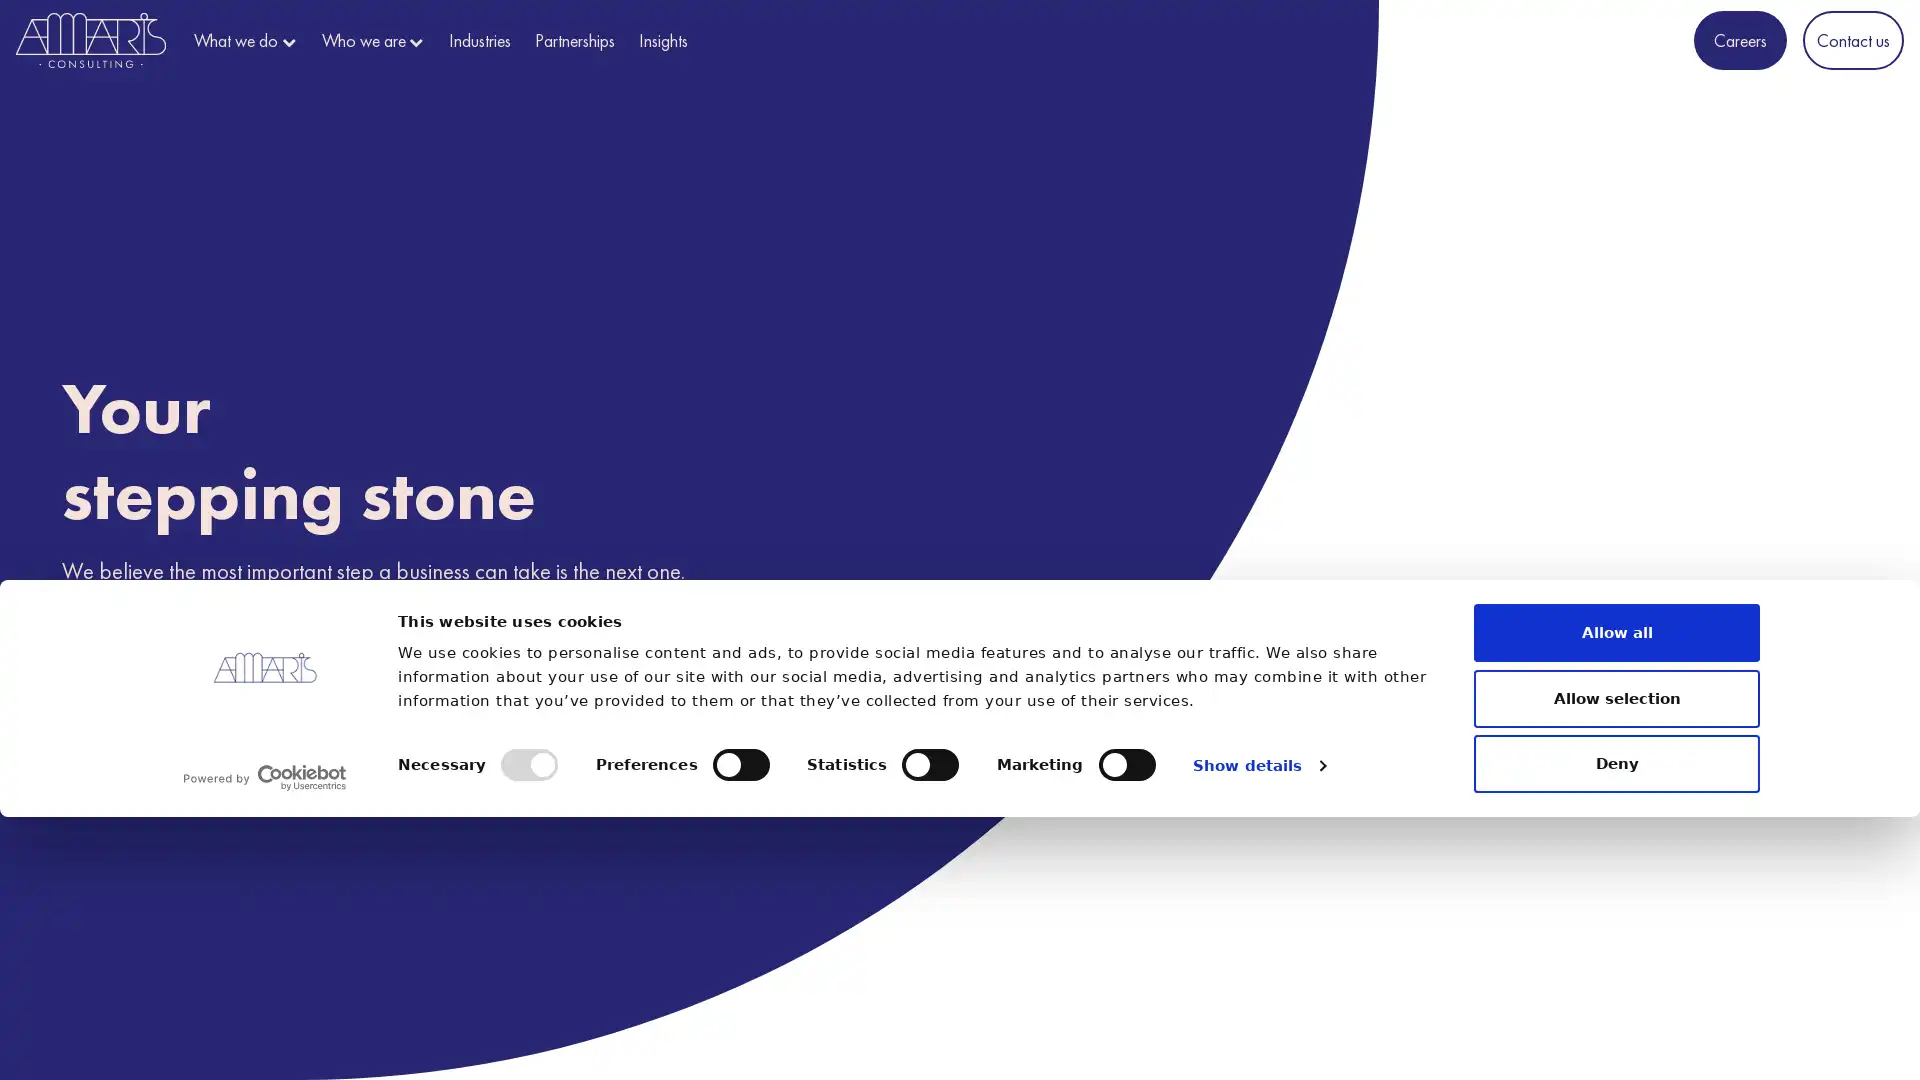 This screenshot has width=1920, height=1080. What do you see at coordinates (1852, 40) in the screenshot?
I see `Contact us` at bounding box center [1852, 40].